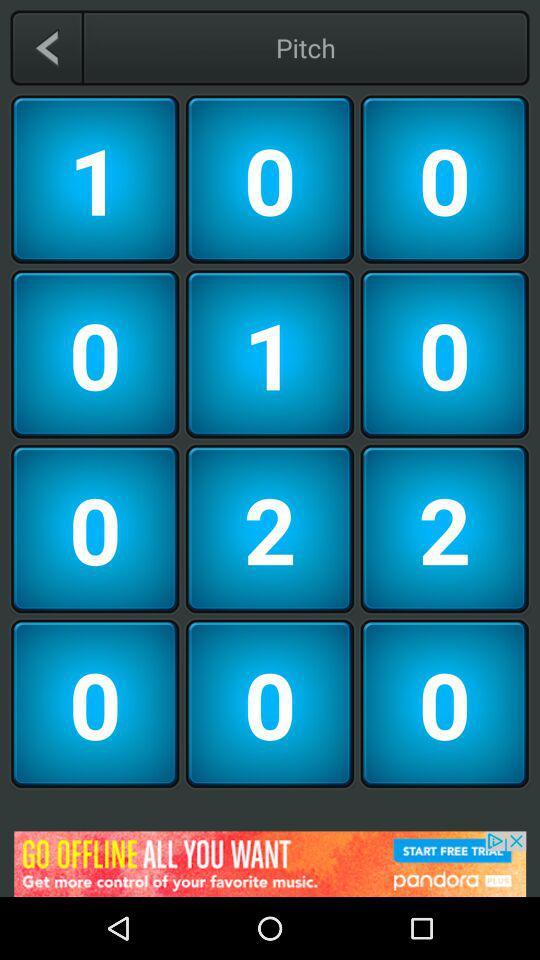  I want to click on the arrow_backward icon, so click(46, 47).